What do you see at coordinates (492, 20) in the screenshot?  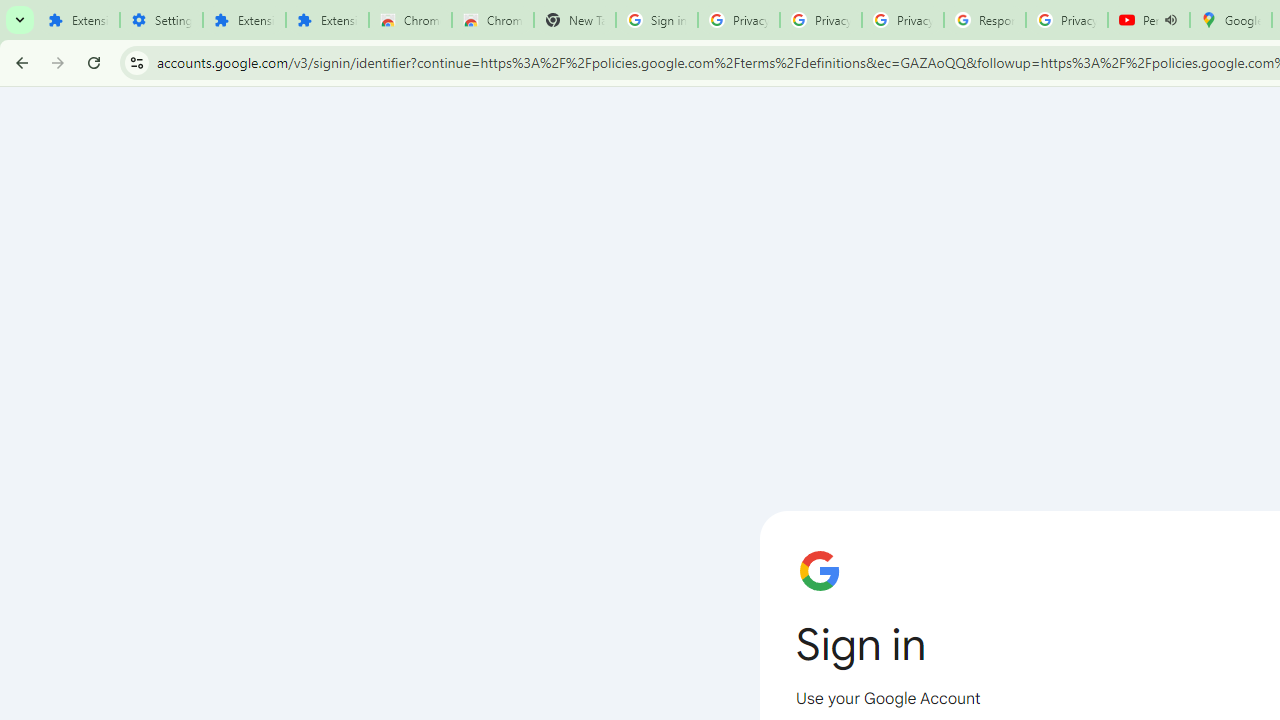 I see `'Chrome Web Store - Themes'` at bounding box center [492, 20].